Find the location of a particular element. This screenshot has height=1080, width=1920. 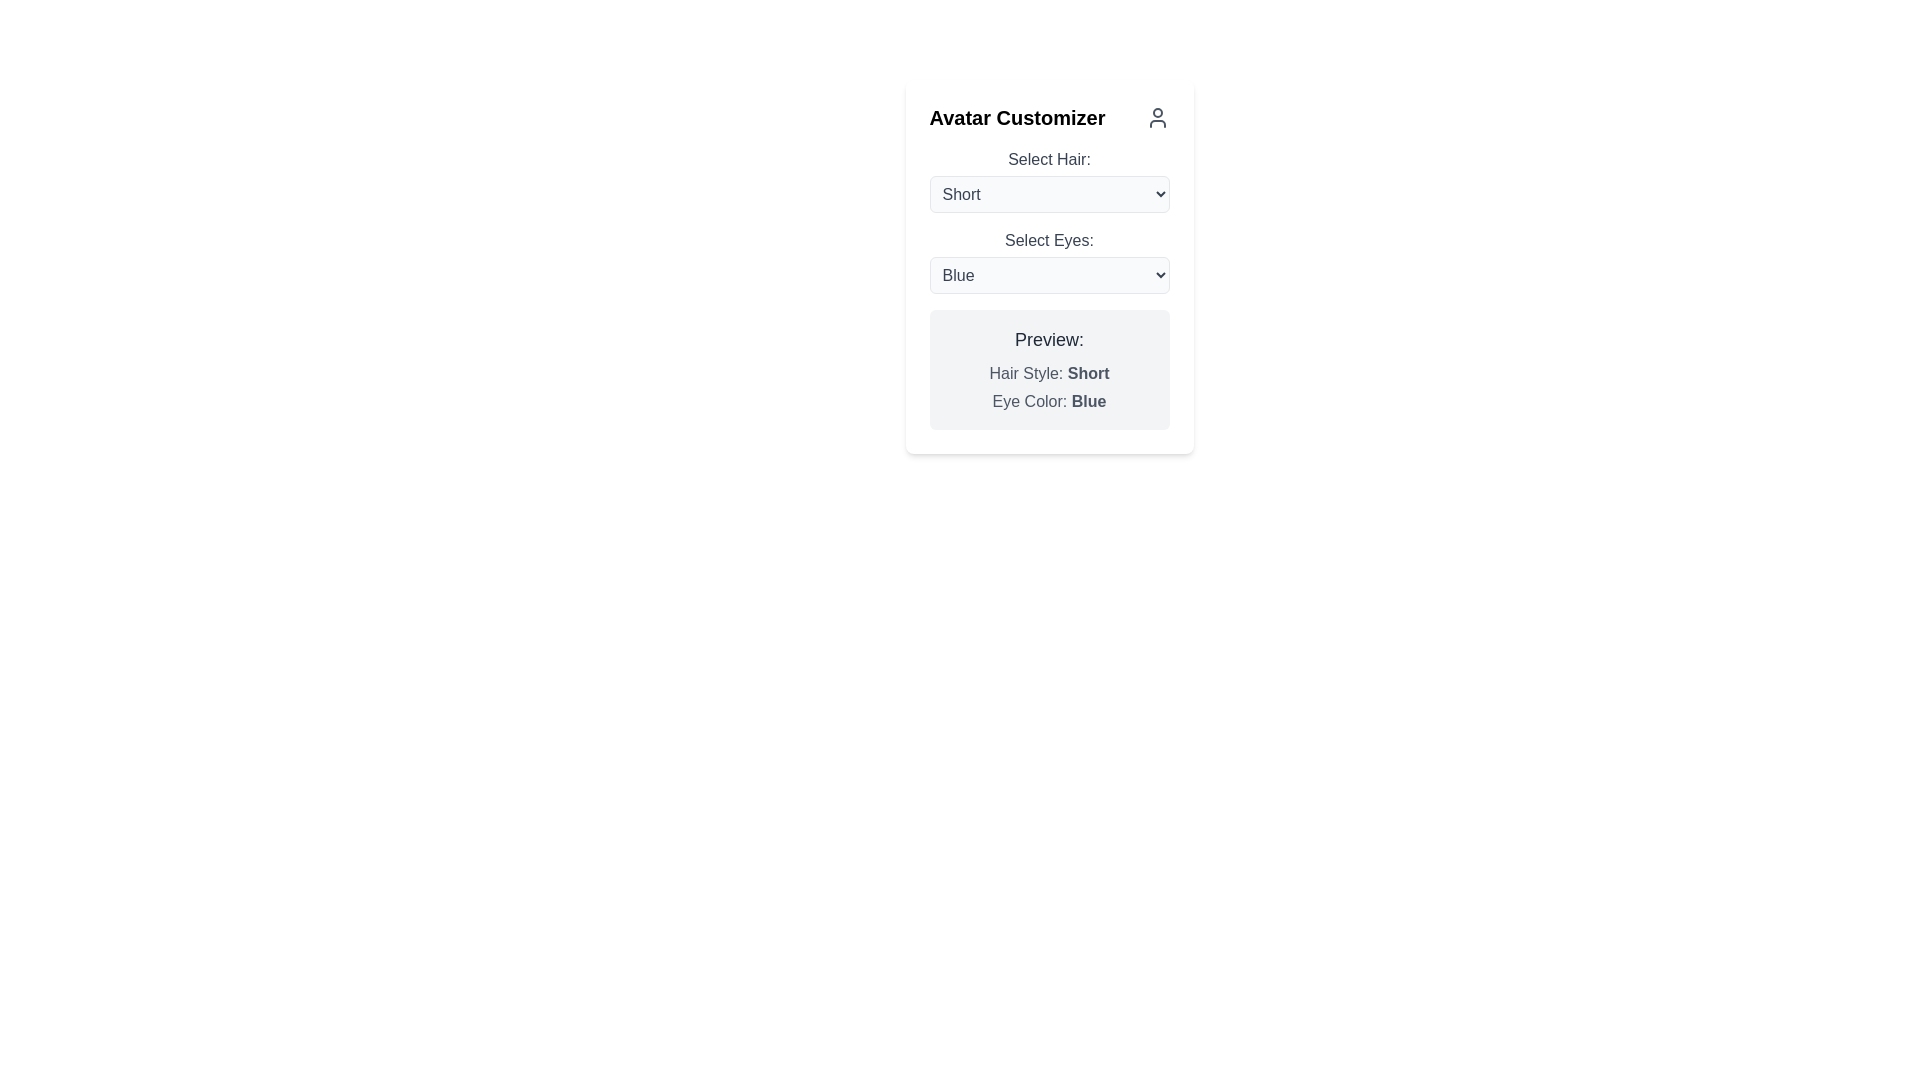

the 'Blue' text label indicating the selected eye color for the avatar customization, located beneath the 'Preview' heading and adjacent to the 'Hair Style: Short' descriptor is located at coordinates (1088, 401).